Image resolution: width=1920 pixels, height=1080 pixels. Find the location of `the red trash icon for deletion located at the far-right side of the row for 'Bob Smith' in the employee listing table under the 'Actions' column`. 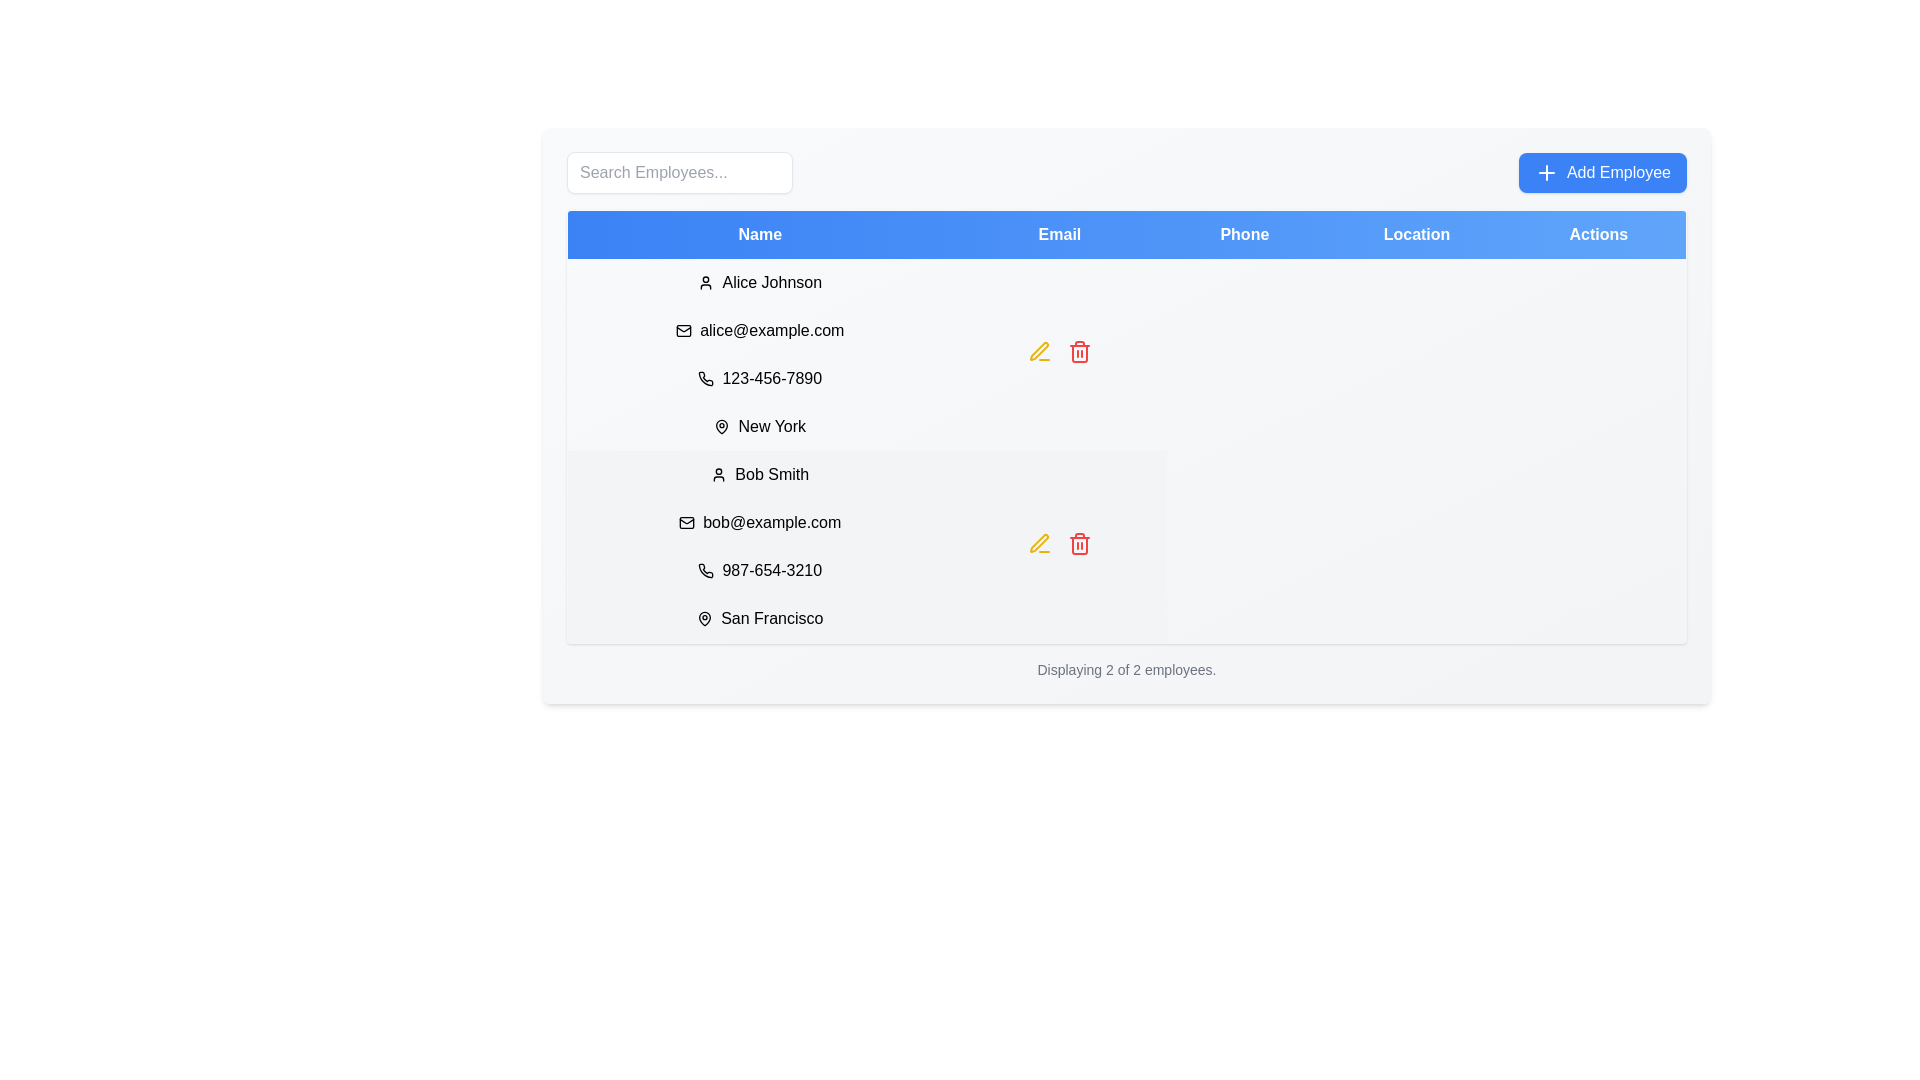

the red trash icon for deletion located at the far-right side of the row for 'Bob Smith' in the employee listing table under the 'Actions' column is located at coordinates (1079, 543).